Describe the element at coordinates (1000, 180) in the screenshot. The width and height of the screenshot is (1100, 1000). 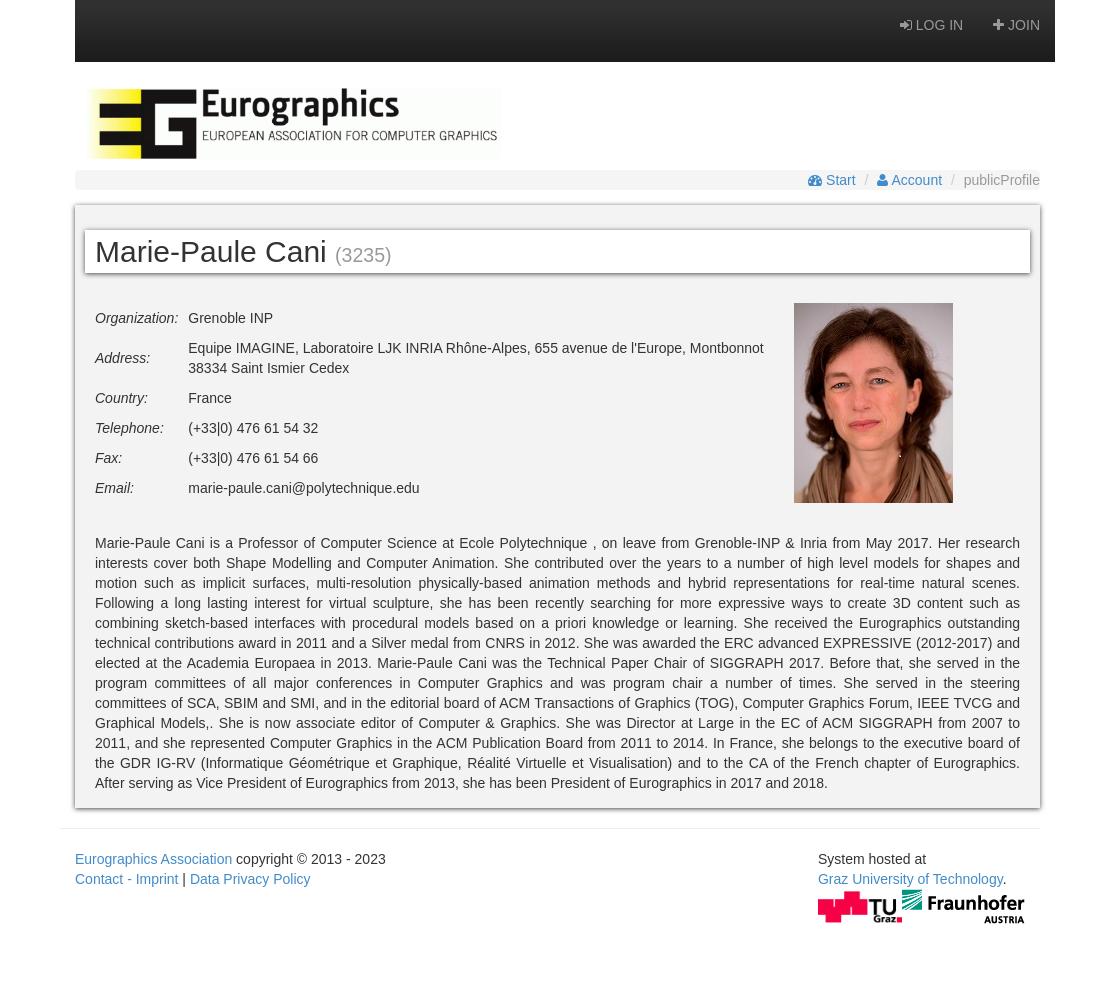
I see `'publicProfile'` at that location.